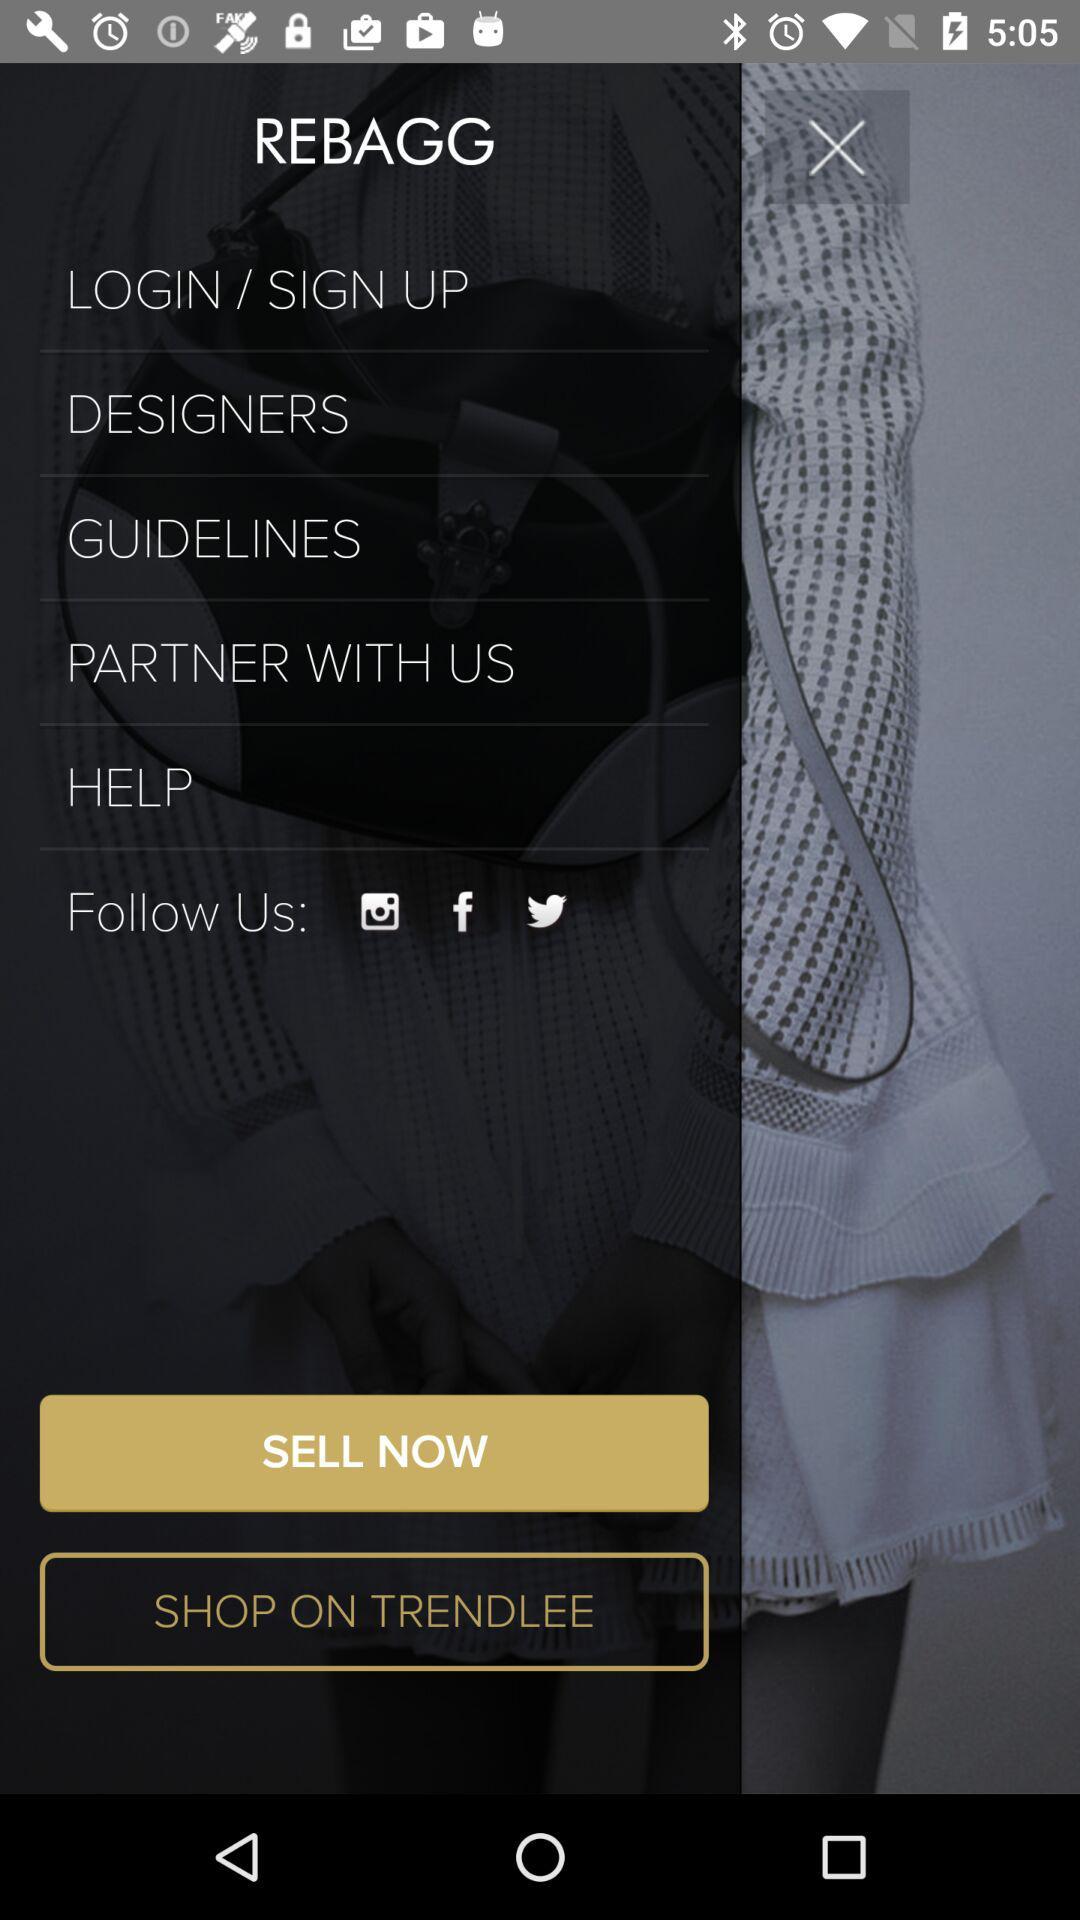 The height and width of the screenshot is (1920, 1080). I want to click on the item above the sell now item, so click(547, 911).